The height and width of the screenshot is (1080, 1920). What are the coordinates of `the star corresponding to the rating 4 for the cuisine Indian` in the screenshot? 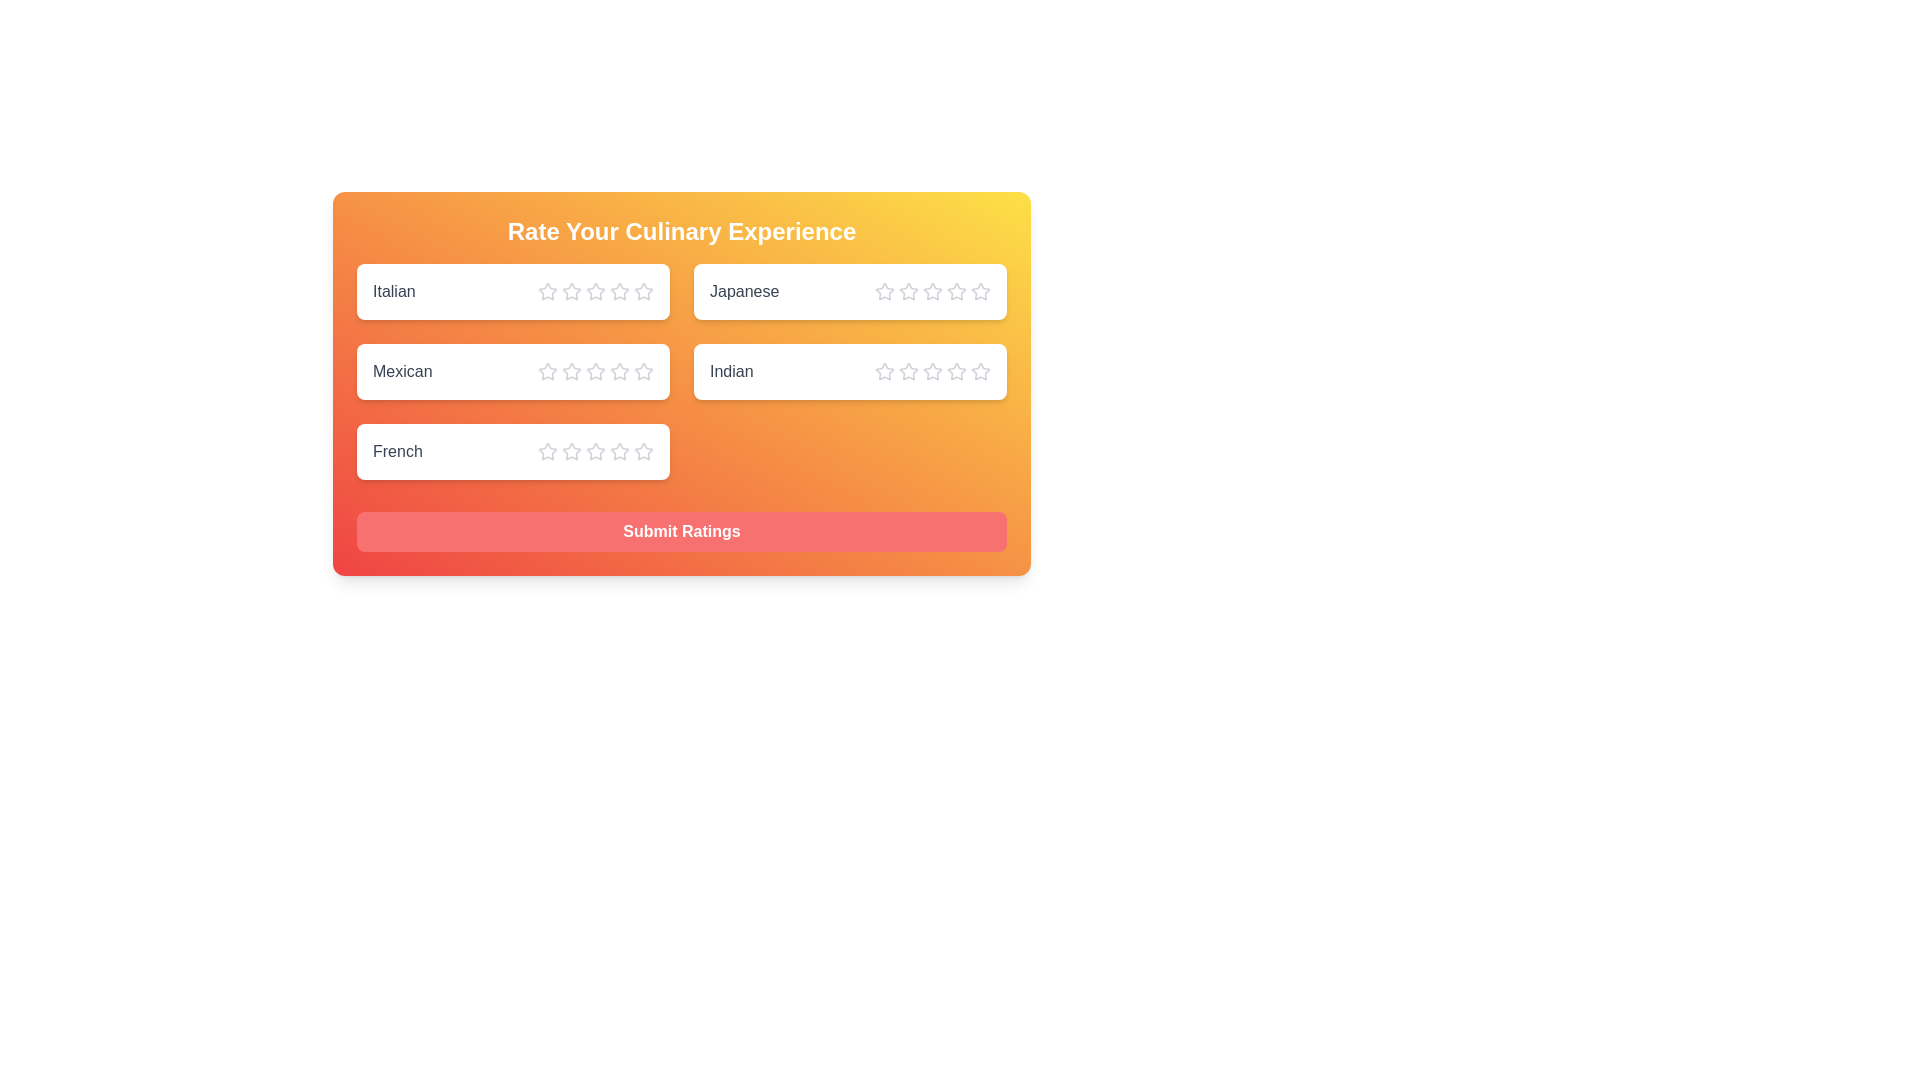 It's located at (955, 371).